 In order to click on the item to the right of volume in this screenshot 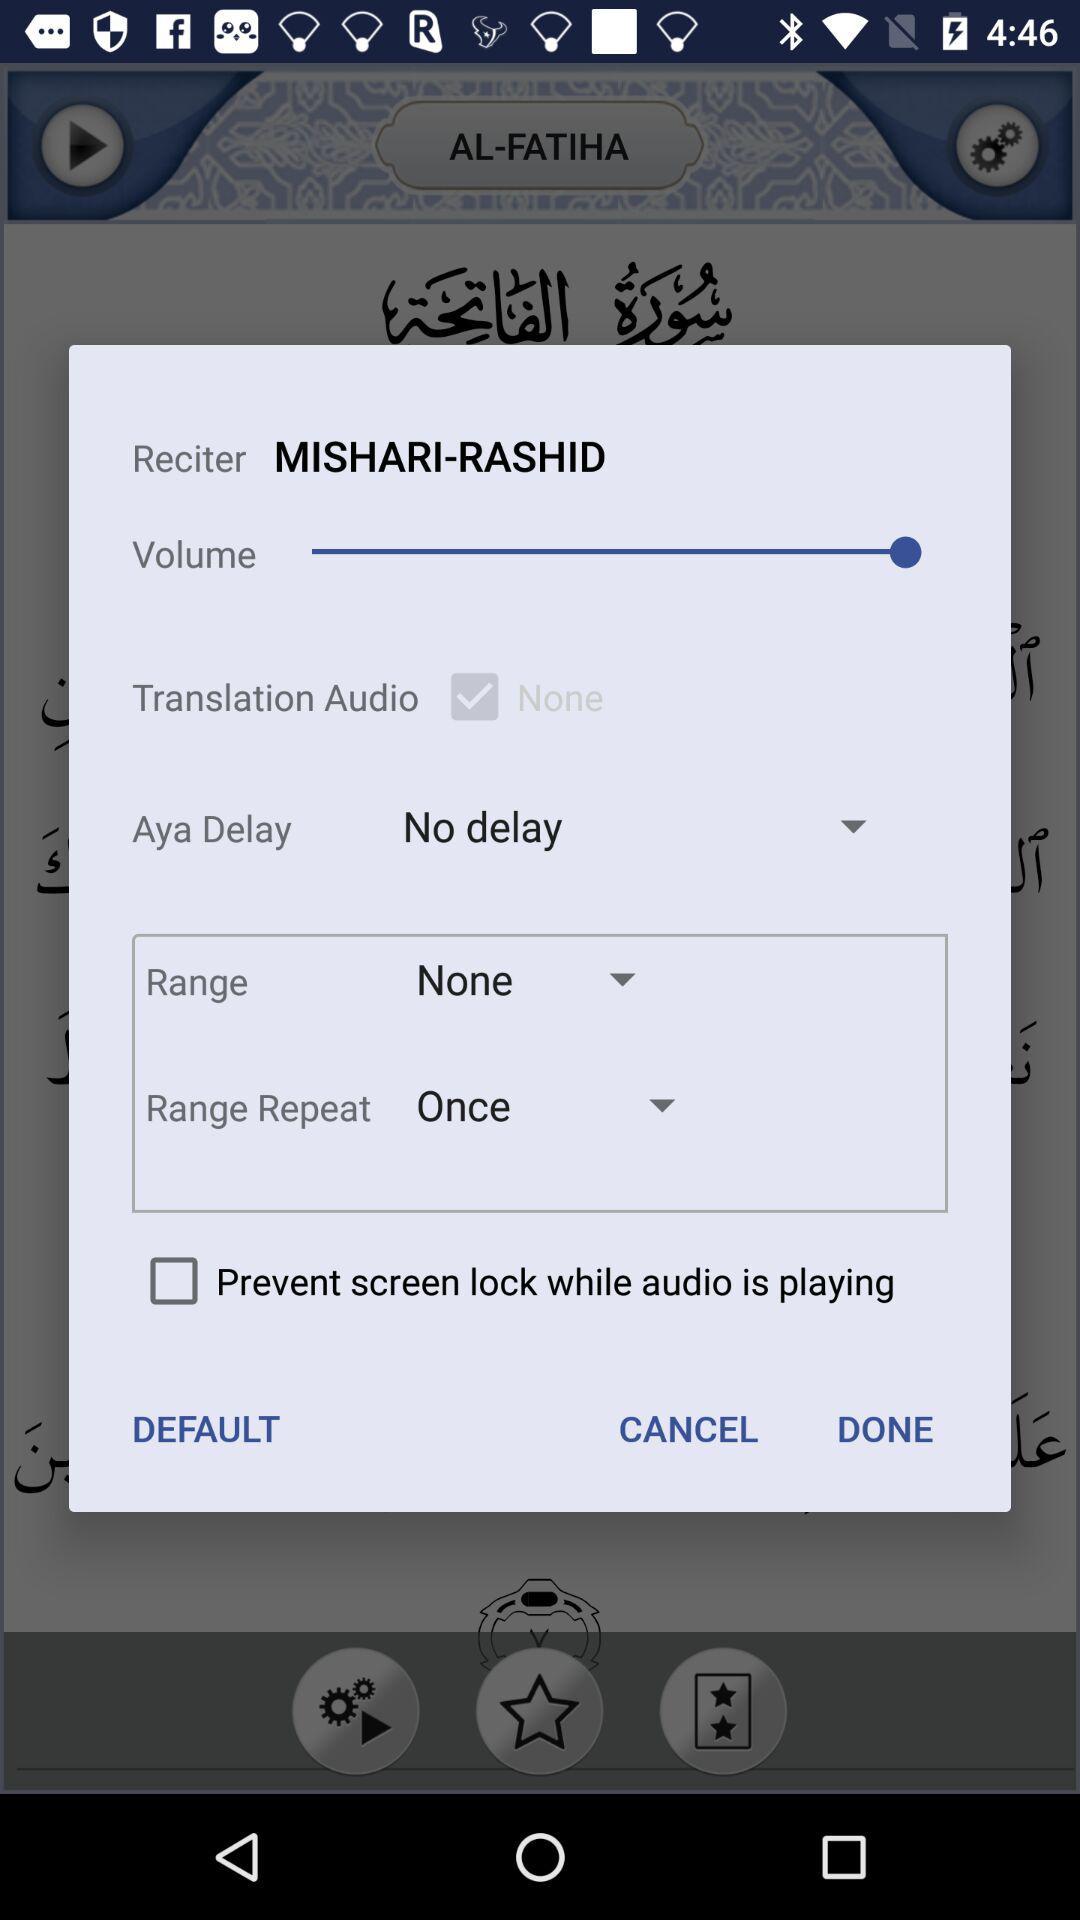, I will do `click(439, 454)`.